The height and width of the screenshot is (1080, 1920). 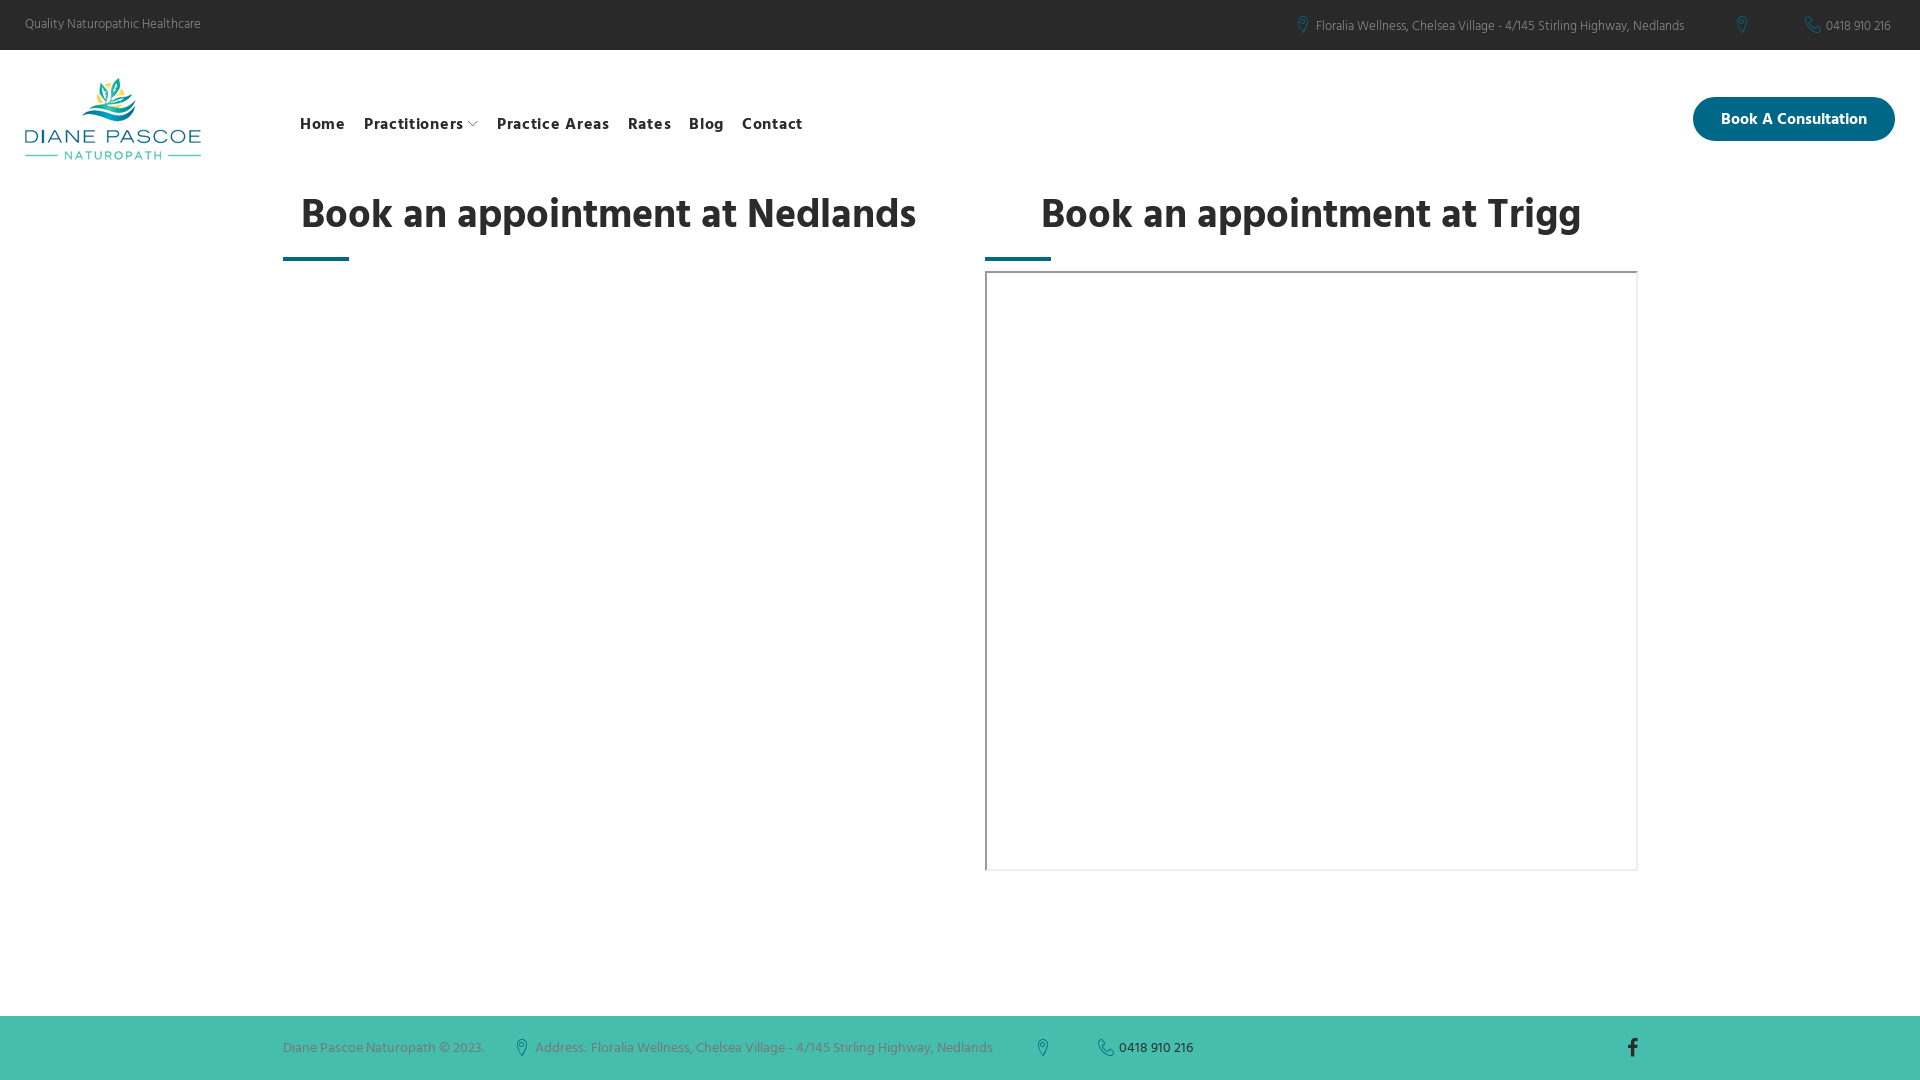 I want to click on 'Contact', so click(x=741, y=123).